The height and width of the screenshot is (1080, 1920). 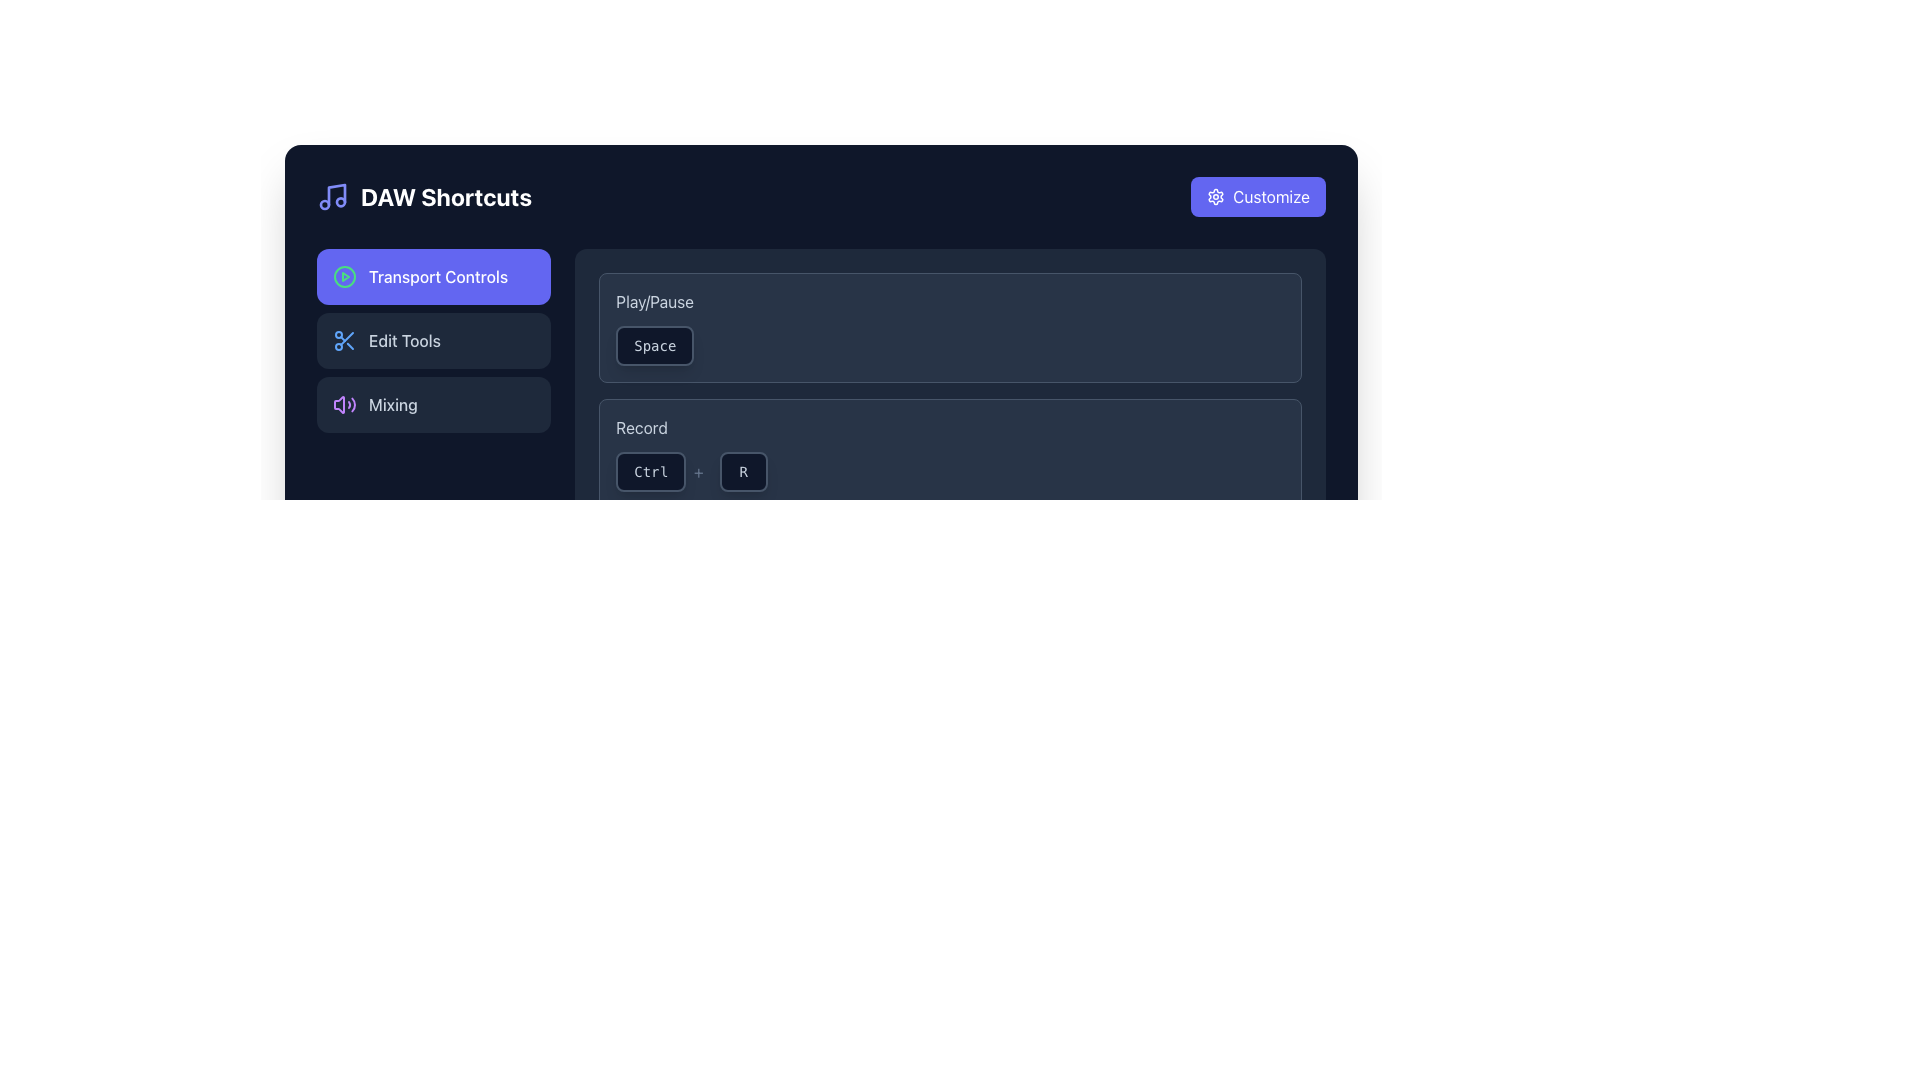 What do you see at coordinates (1215, 196) in the screenshot?
I see `the settings icon located within the 'Customize' button at the top-right corner of the interface` at bounding box center [1215, 196].